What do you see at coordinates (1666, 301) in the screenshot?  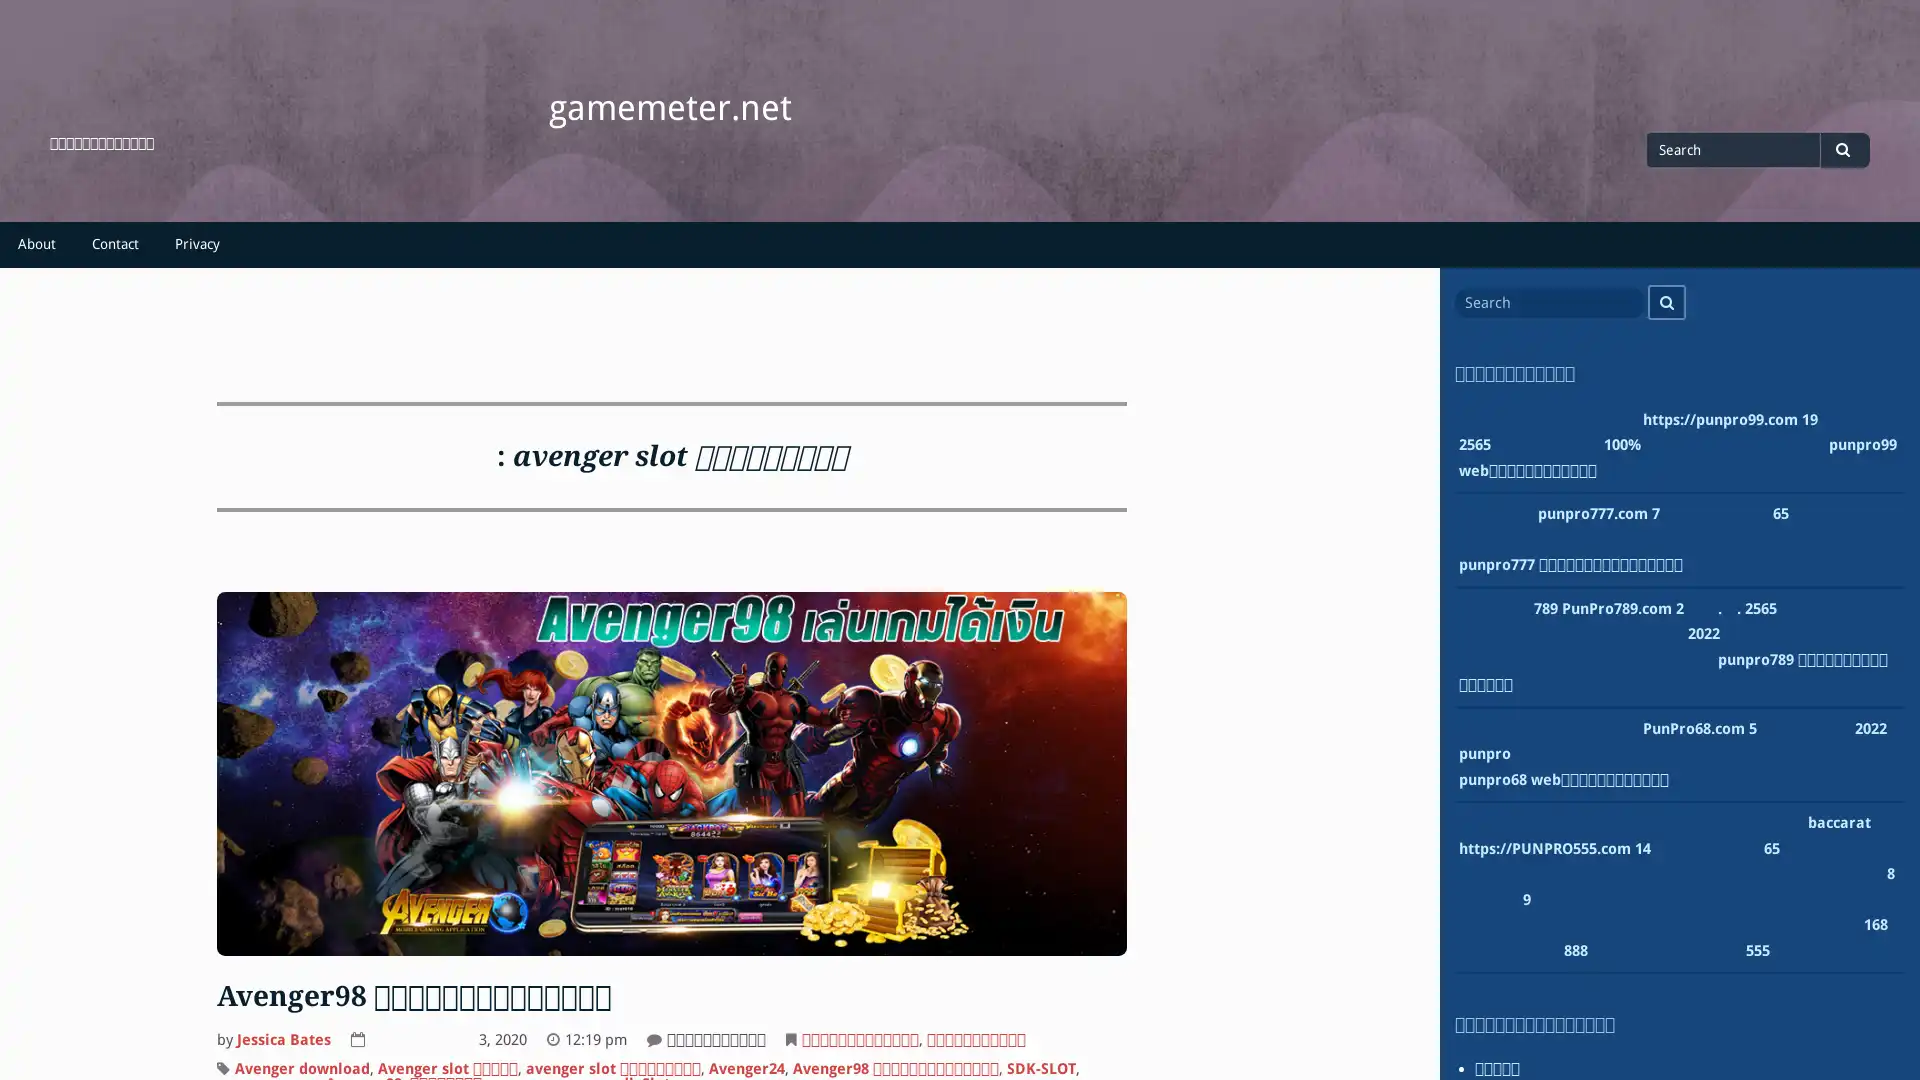 I see `Search` at bounding box center [1666, 301].